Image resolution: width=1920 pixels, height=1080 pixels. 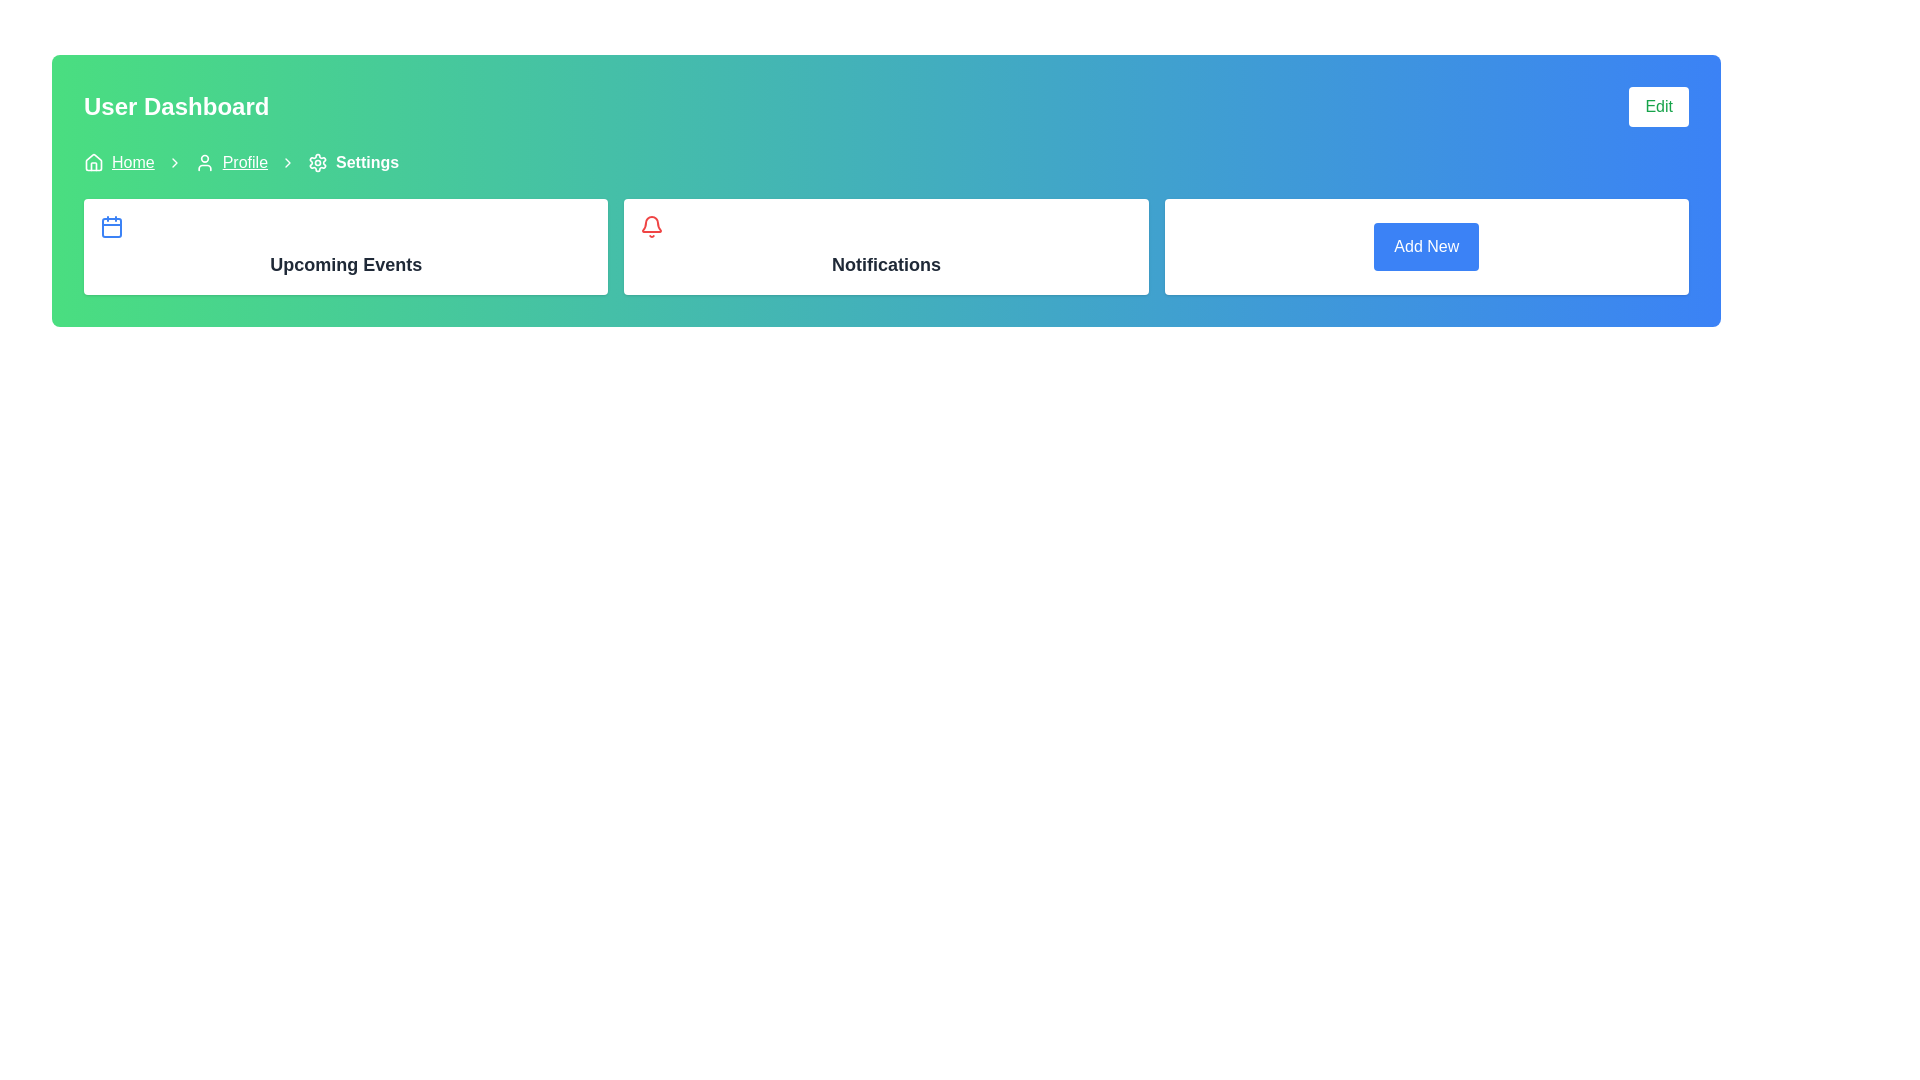 What do you see at coordinates (110, 226) in the screenshot?
I see `the calendar icon with a blue outline located at the top-left corner of the 'Upcoming Events' section` at bounding box center [110, 226].